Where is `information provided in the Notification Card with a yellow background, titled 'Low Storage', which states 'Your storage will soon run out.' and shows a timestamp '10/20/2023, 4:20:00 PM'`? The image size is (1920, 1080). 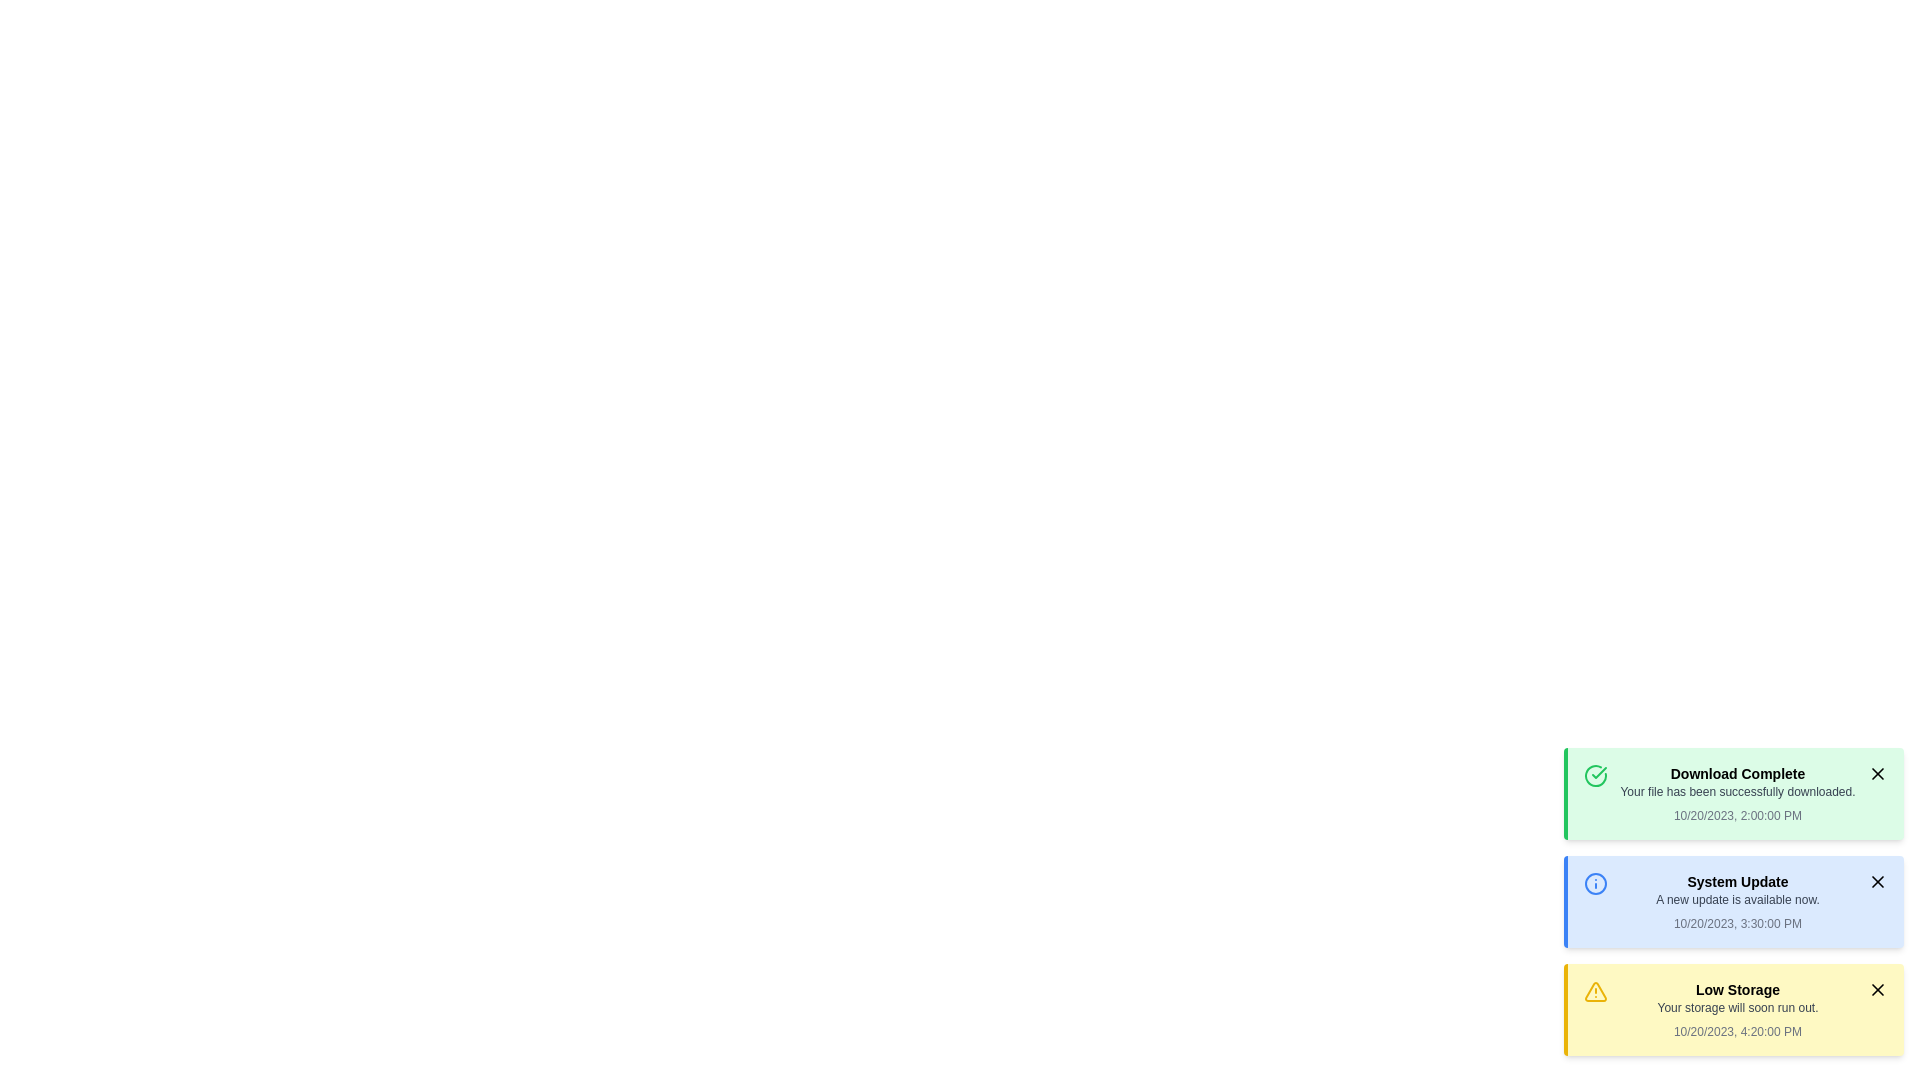 information provided in the Notification Card with a yellow background, titled 'Low Storage', which states 'Your storage will soon run out.' and shows a timestamp '10/20/2023, 4:20:00 PM' is located at coordinates (1736, 1010).